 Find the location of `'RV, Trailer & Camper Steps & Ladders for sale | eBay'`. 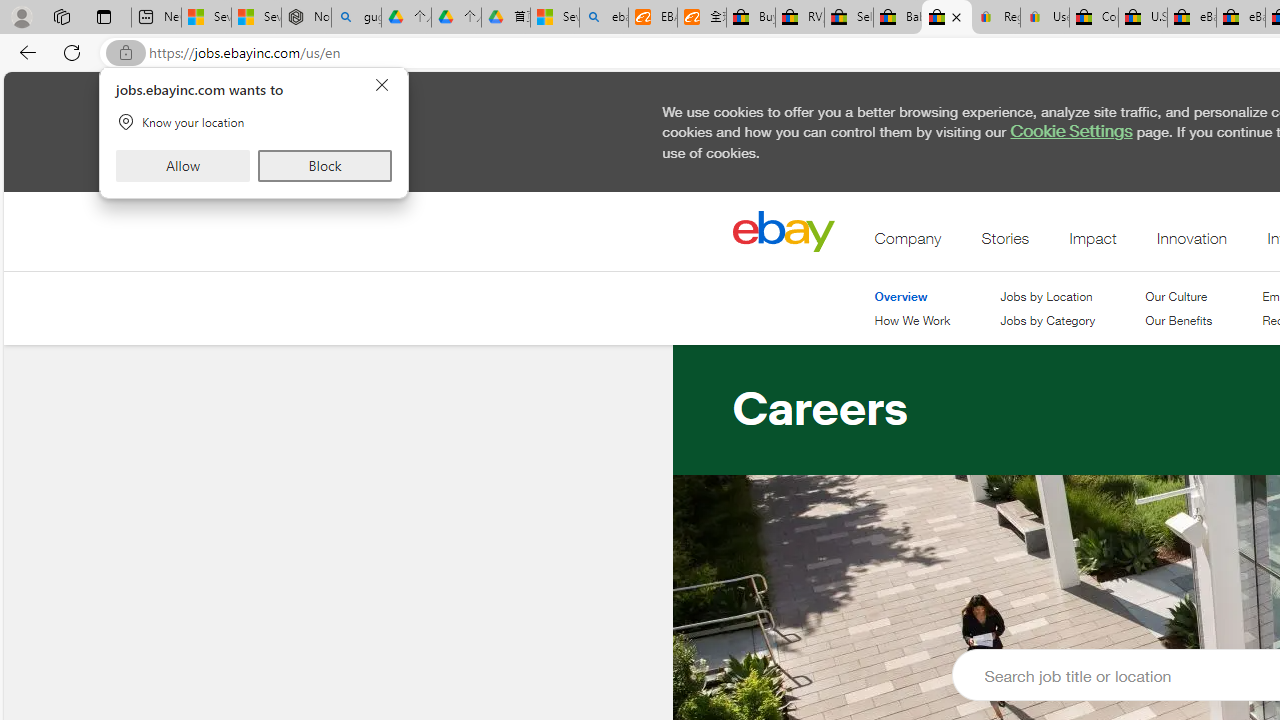

'RV, Trailer & Camper Steps & Ladders for sale | eBay' is located at coordinates (800, 17).